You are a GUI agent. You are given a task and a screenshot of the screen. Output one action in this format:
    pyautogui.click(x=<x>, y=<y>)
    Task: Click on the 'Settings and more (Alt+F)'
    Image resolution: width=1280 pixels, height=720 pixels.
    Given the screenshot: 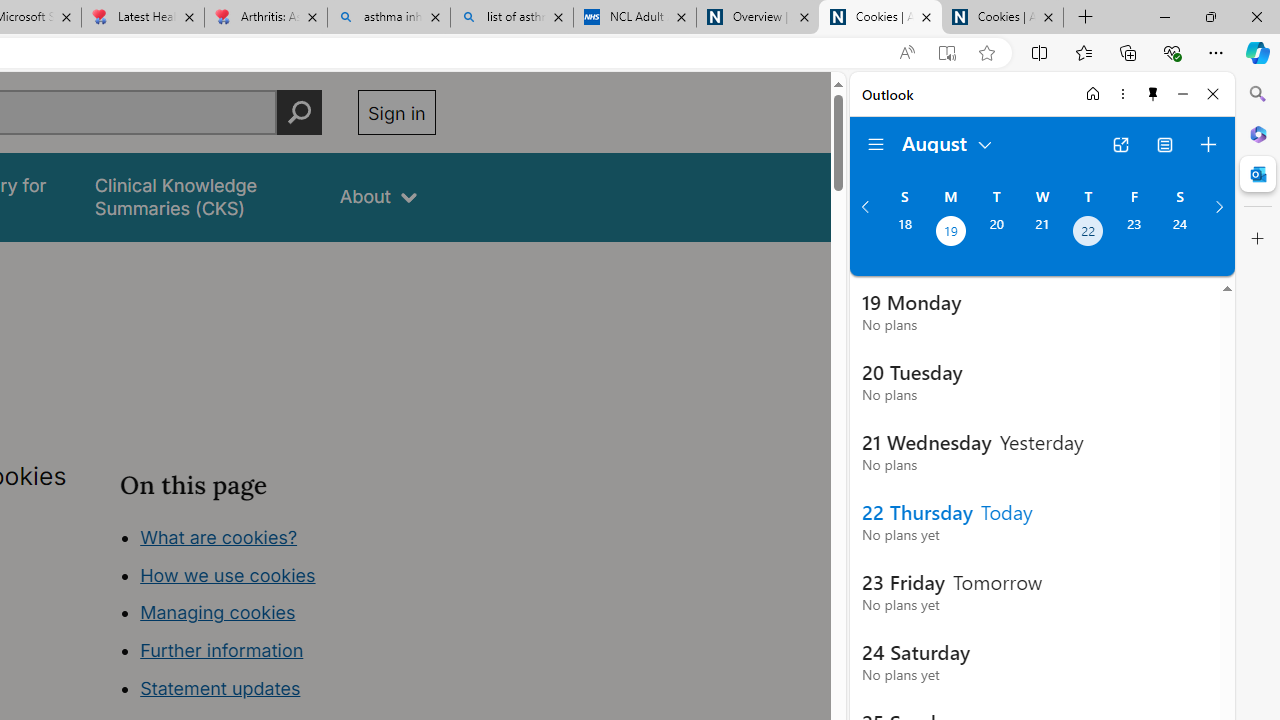 What is the action you would take?
    pyautogui.click(x=1215, y=51)
    